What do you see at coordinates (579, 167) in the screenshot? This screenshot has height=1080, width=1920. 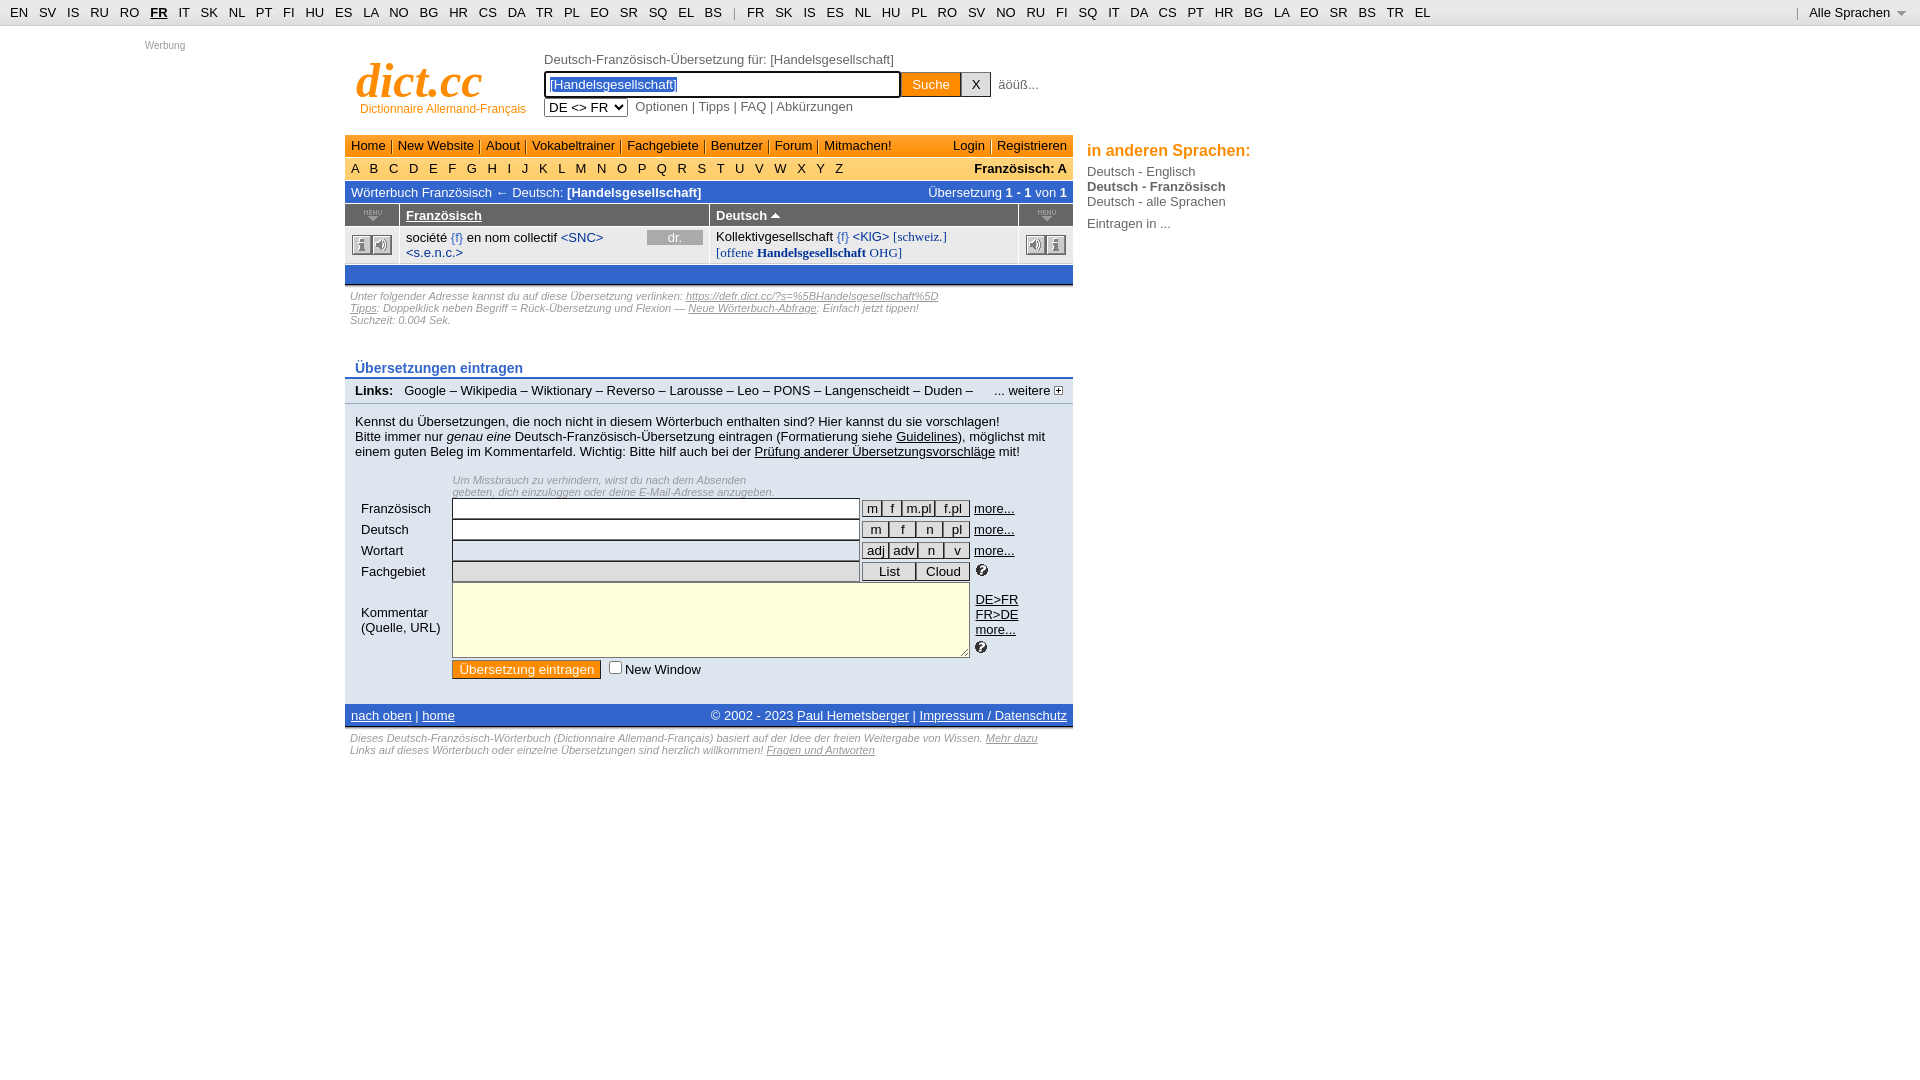 I see `'M'` at bounding box center [579, 167].